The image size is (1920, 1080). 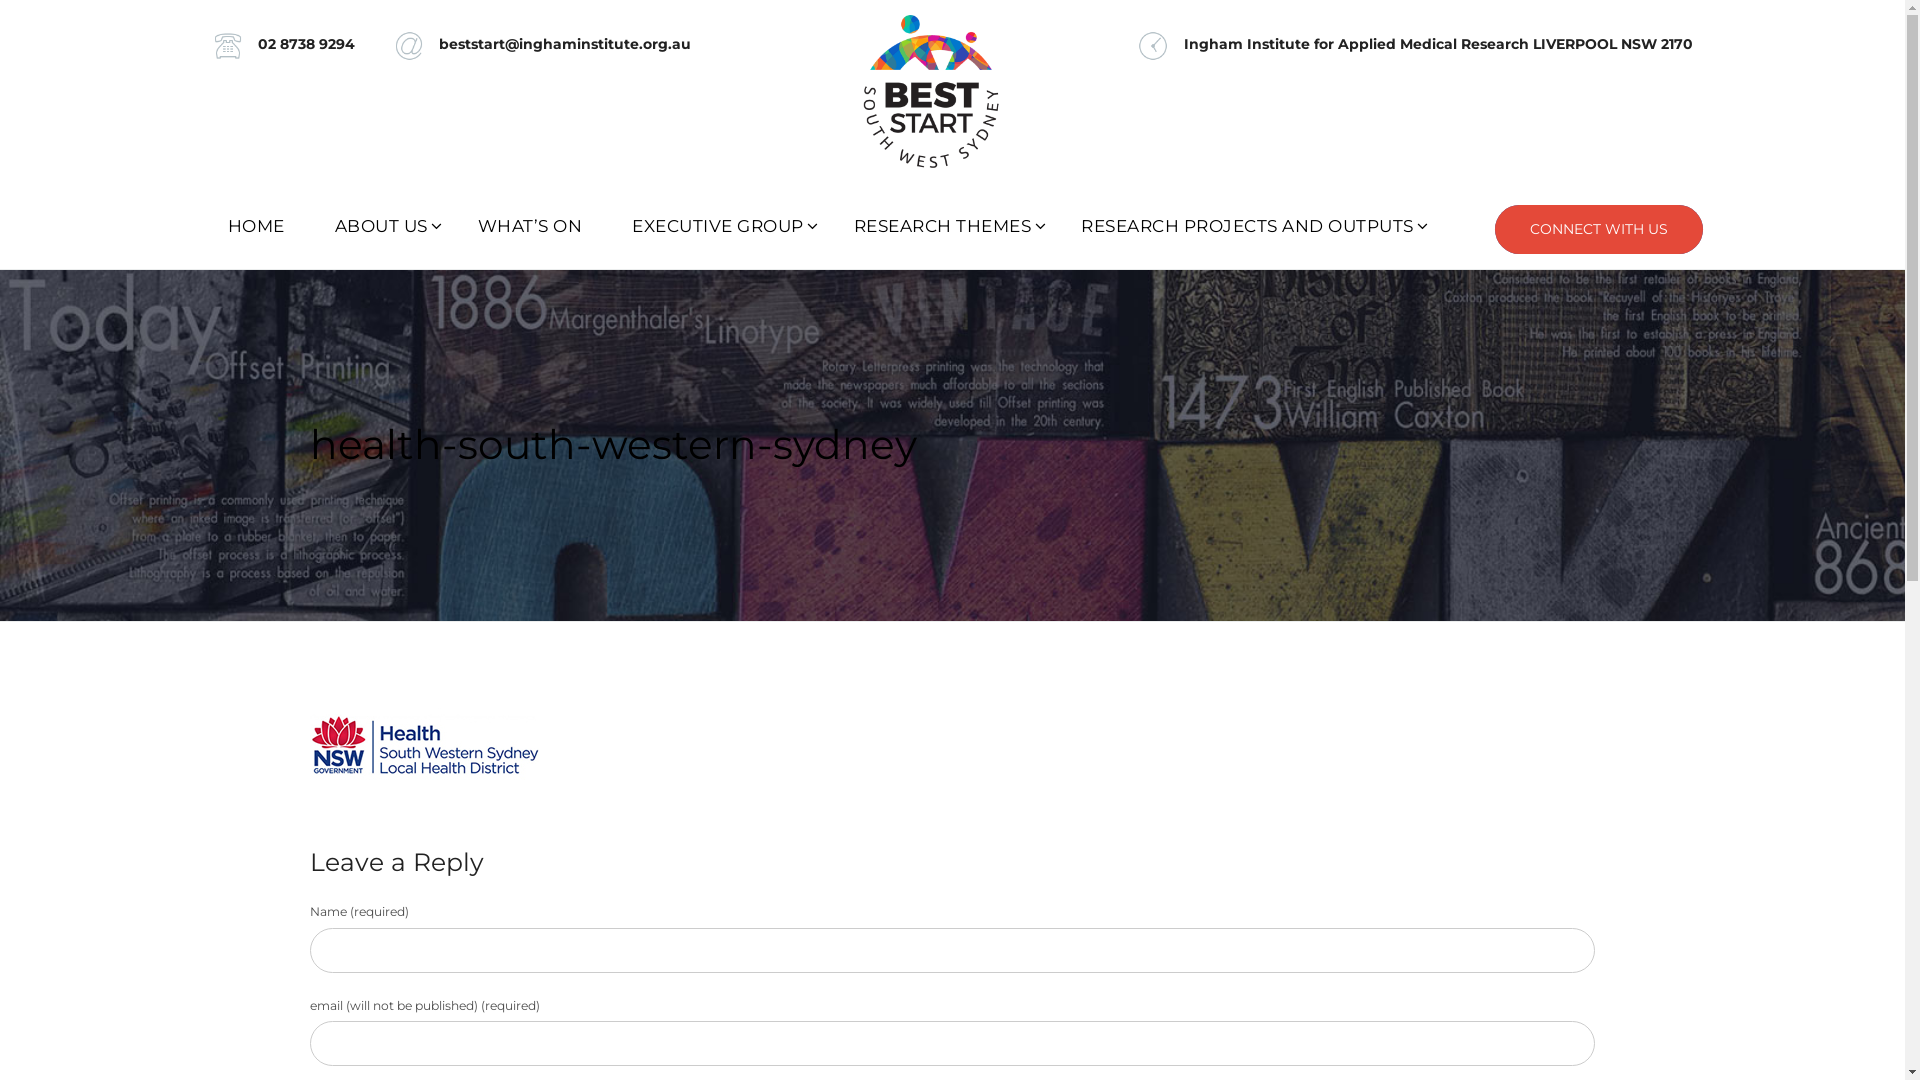 What do you see at coordinates (605, 225) in the screenshot?
I see `'EXECUTIVE GROUP'` at bounding box center [605, 225].